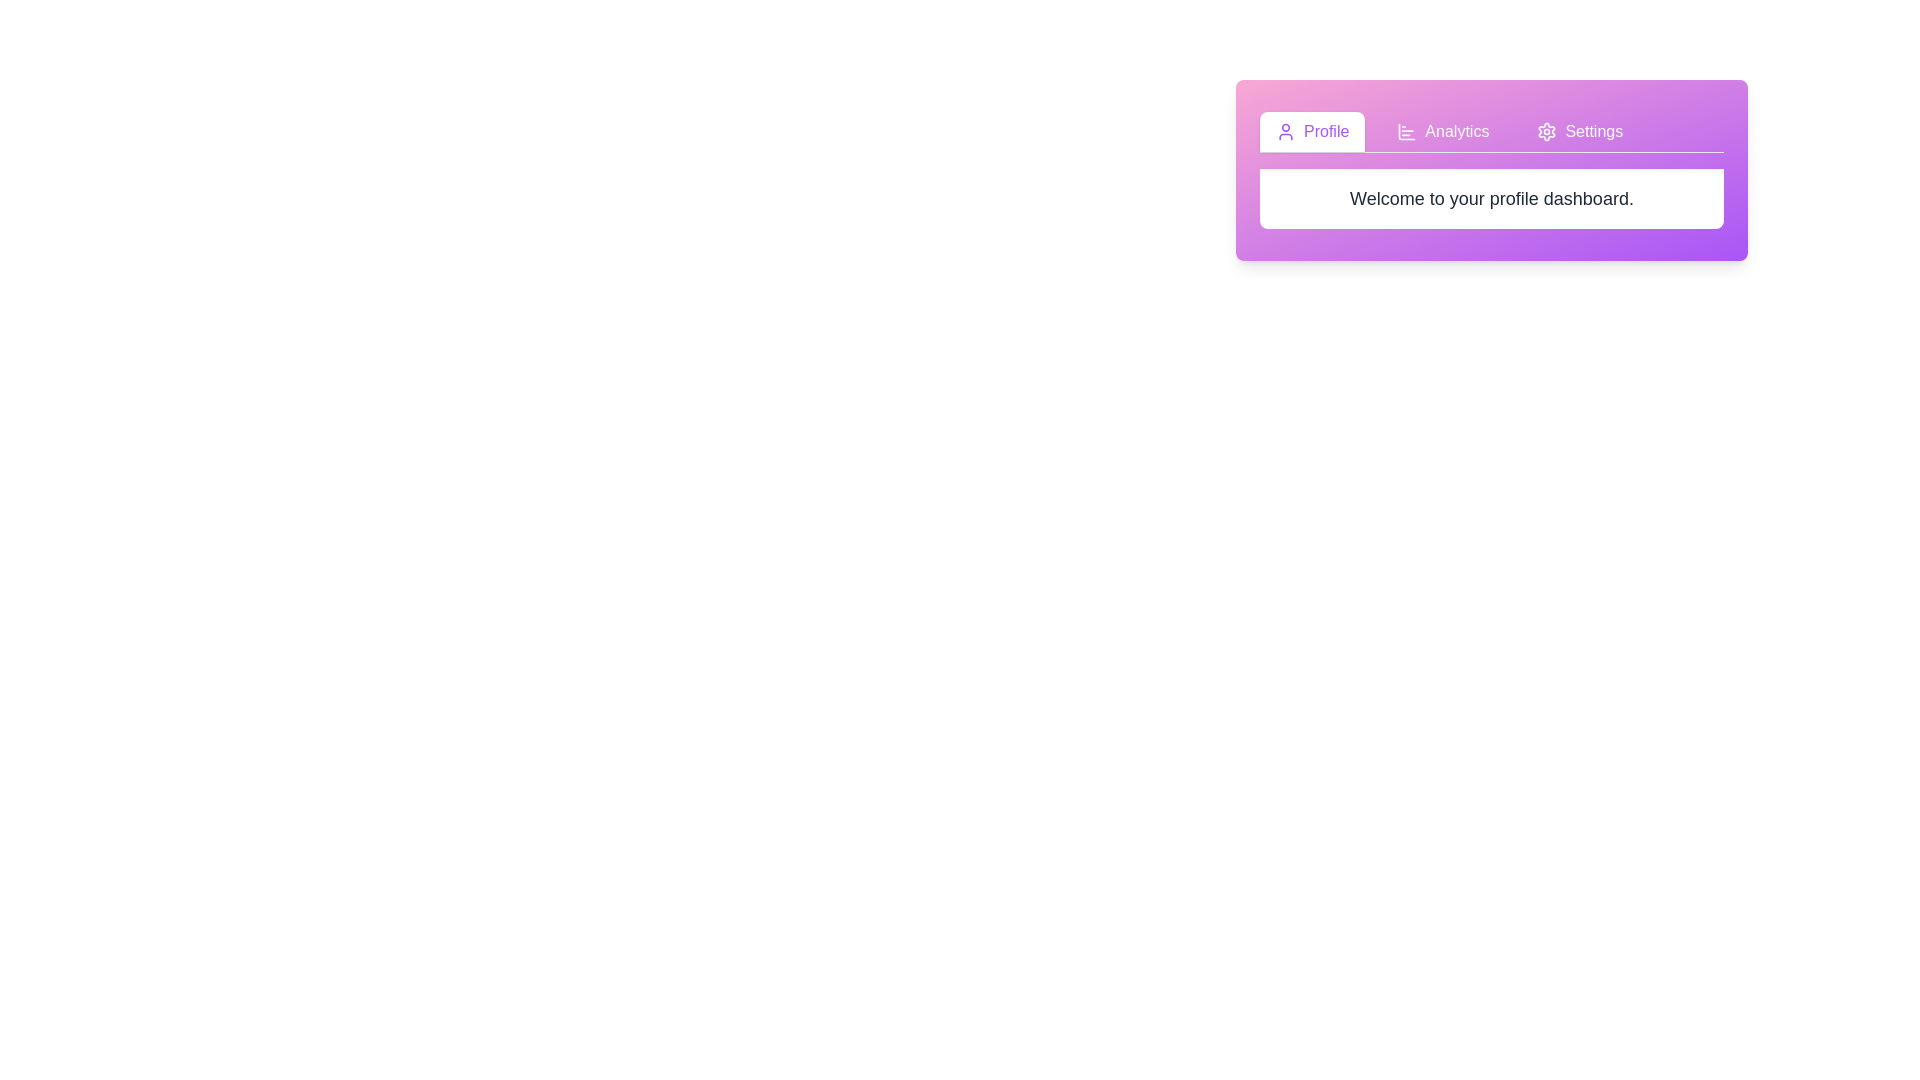  What do you see at coordinates (1312, 131) in the screenshot?
I see `the Profile tab button` at bounding box center [1312, 131].